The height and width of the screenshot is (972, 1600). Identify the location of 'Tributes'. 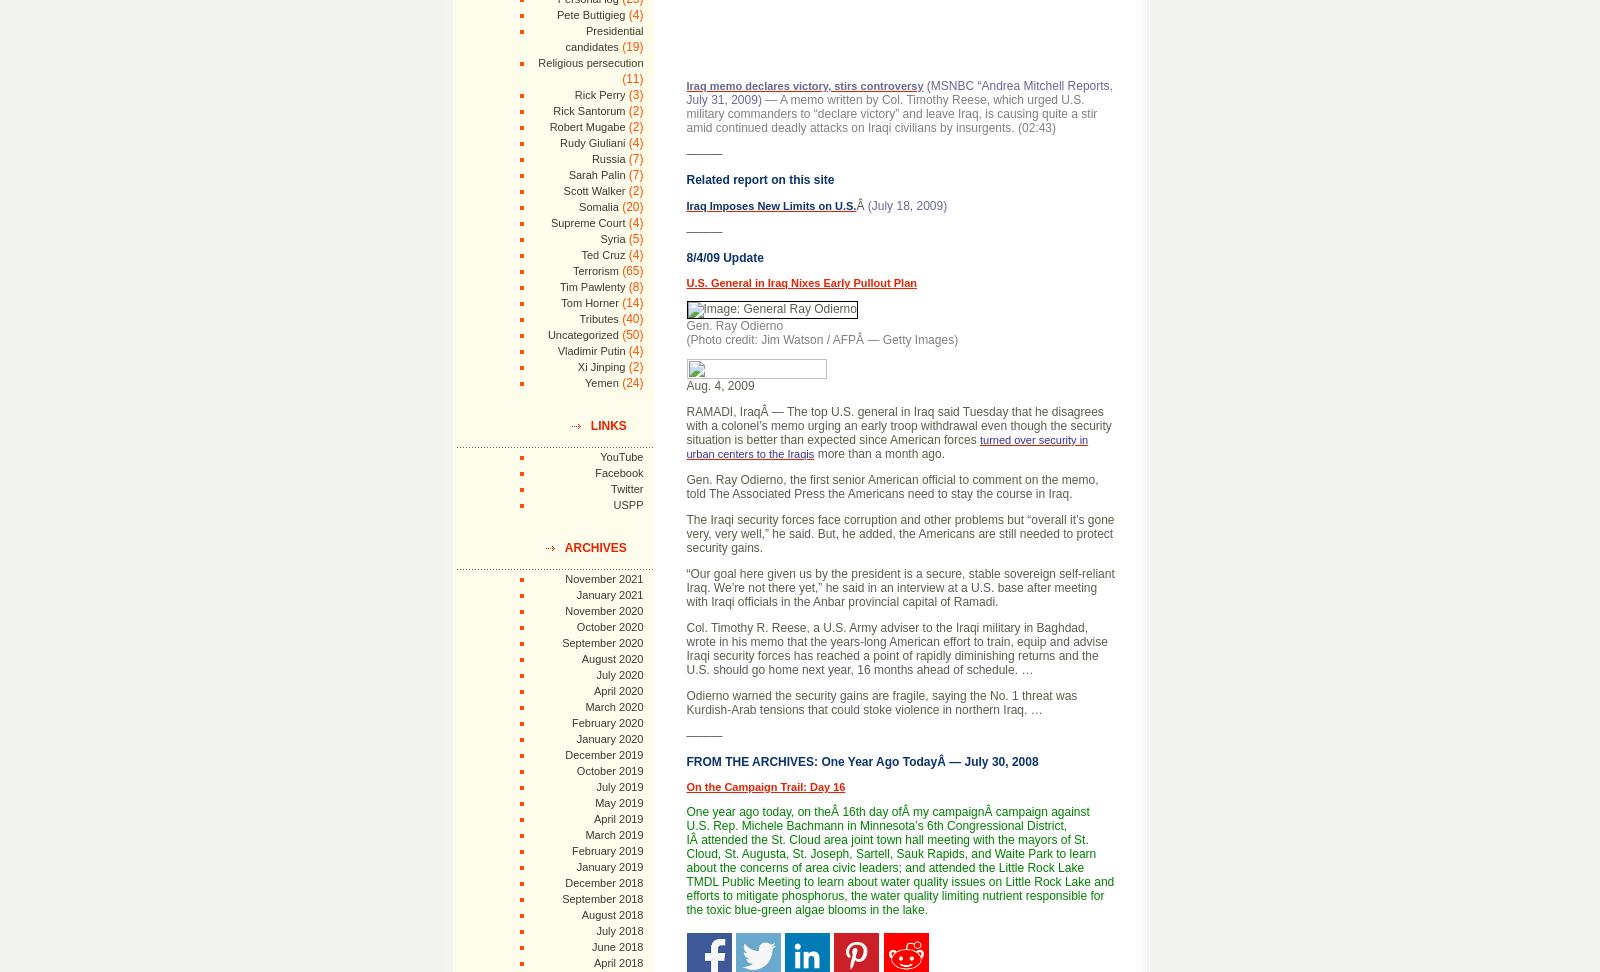
(597, 318).